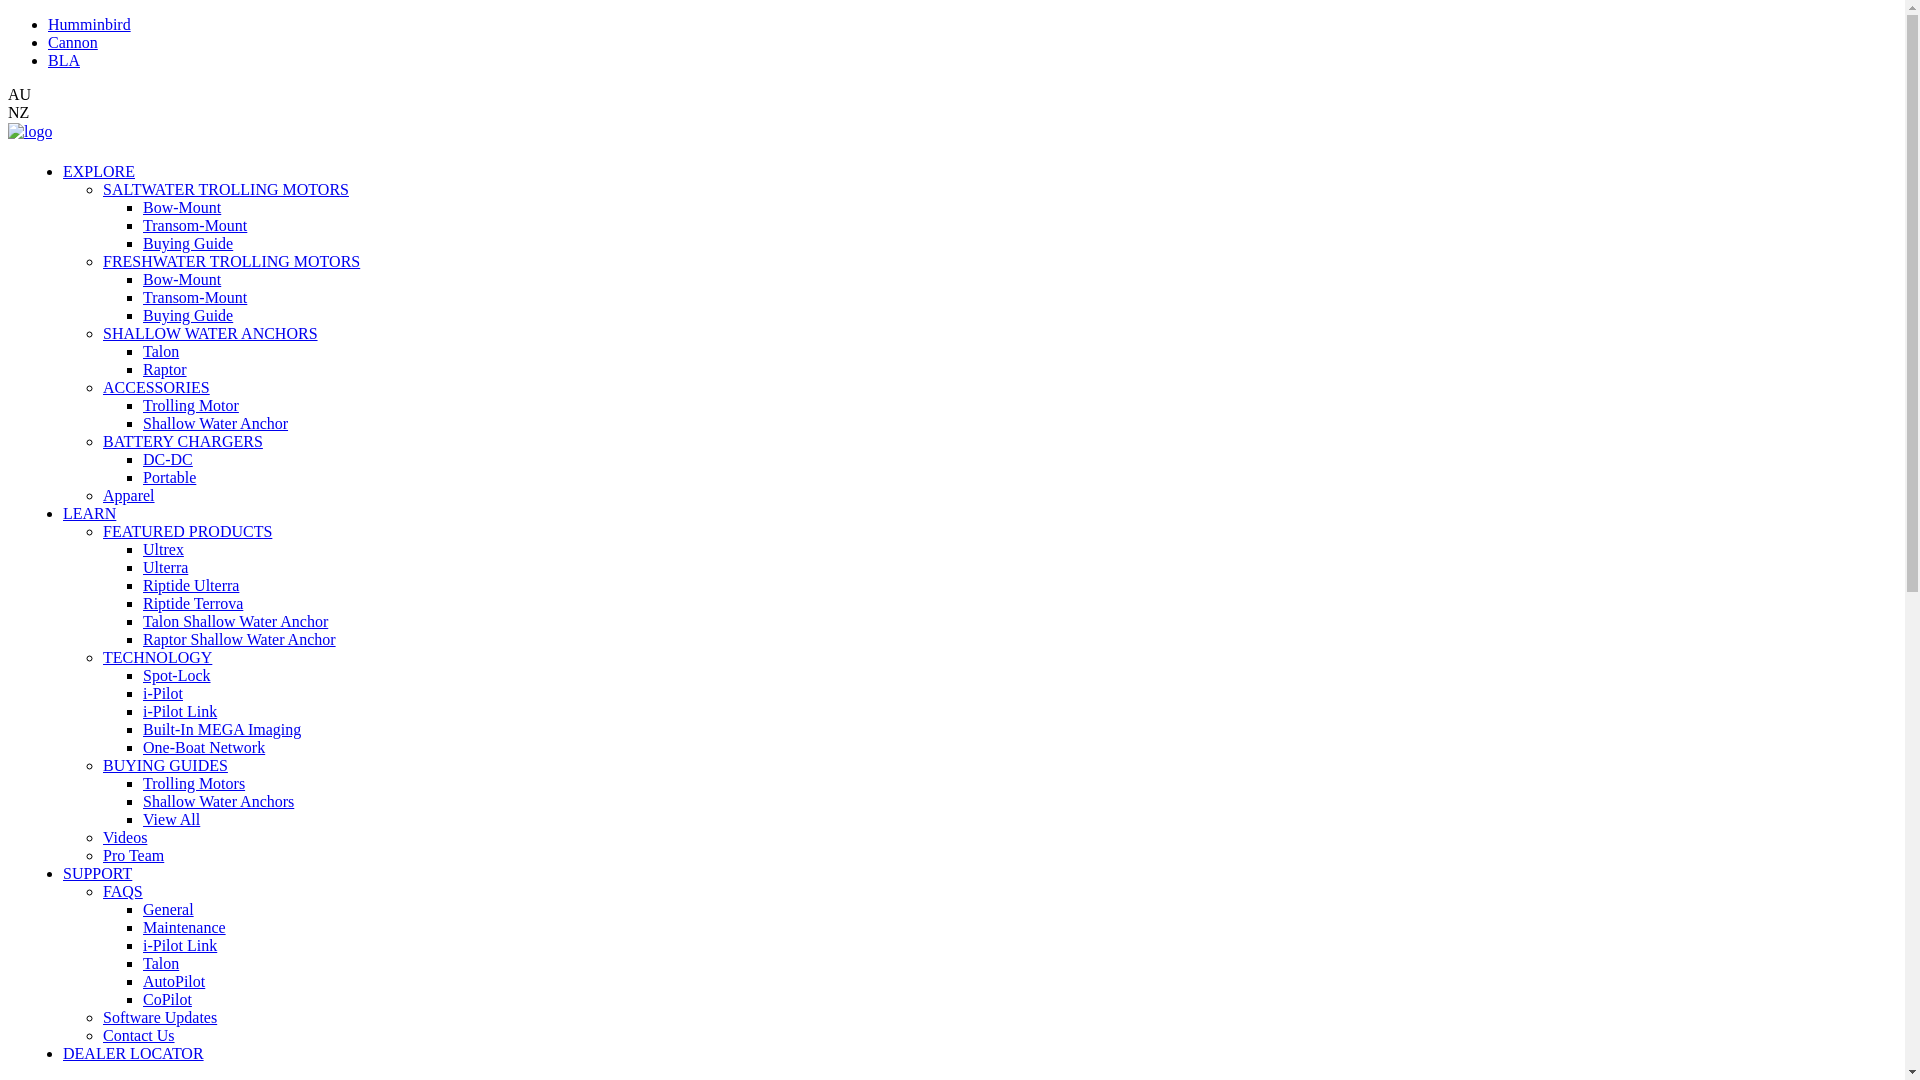 This screenshot has height=1080, width=1920. What do you see at coordinates (182, 440) in the screenshot?
I see `'BATTERY CHARGERS'` at bounding box center [182, 440].